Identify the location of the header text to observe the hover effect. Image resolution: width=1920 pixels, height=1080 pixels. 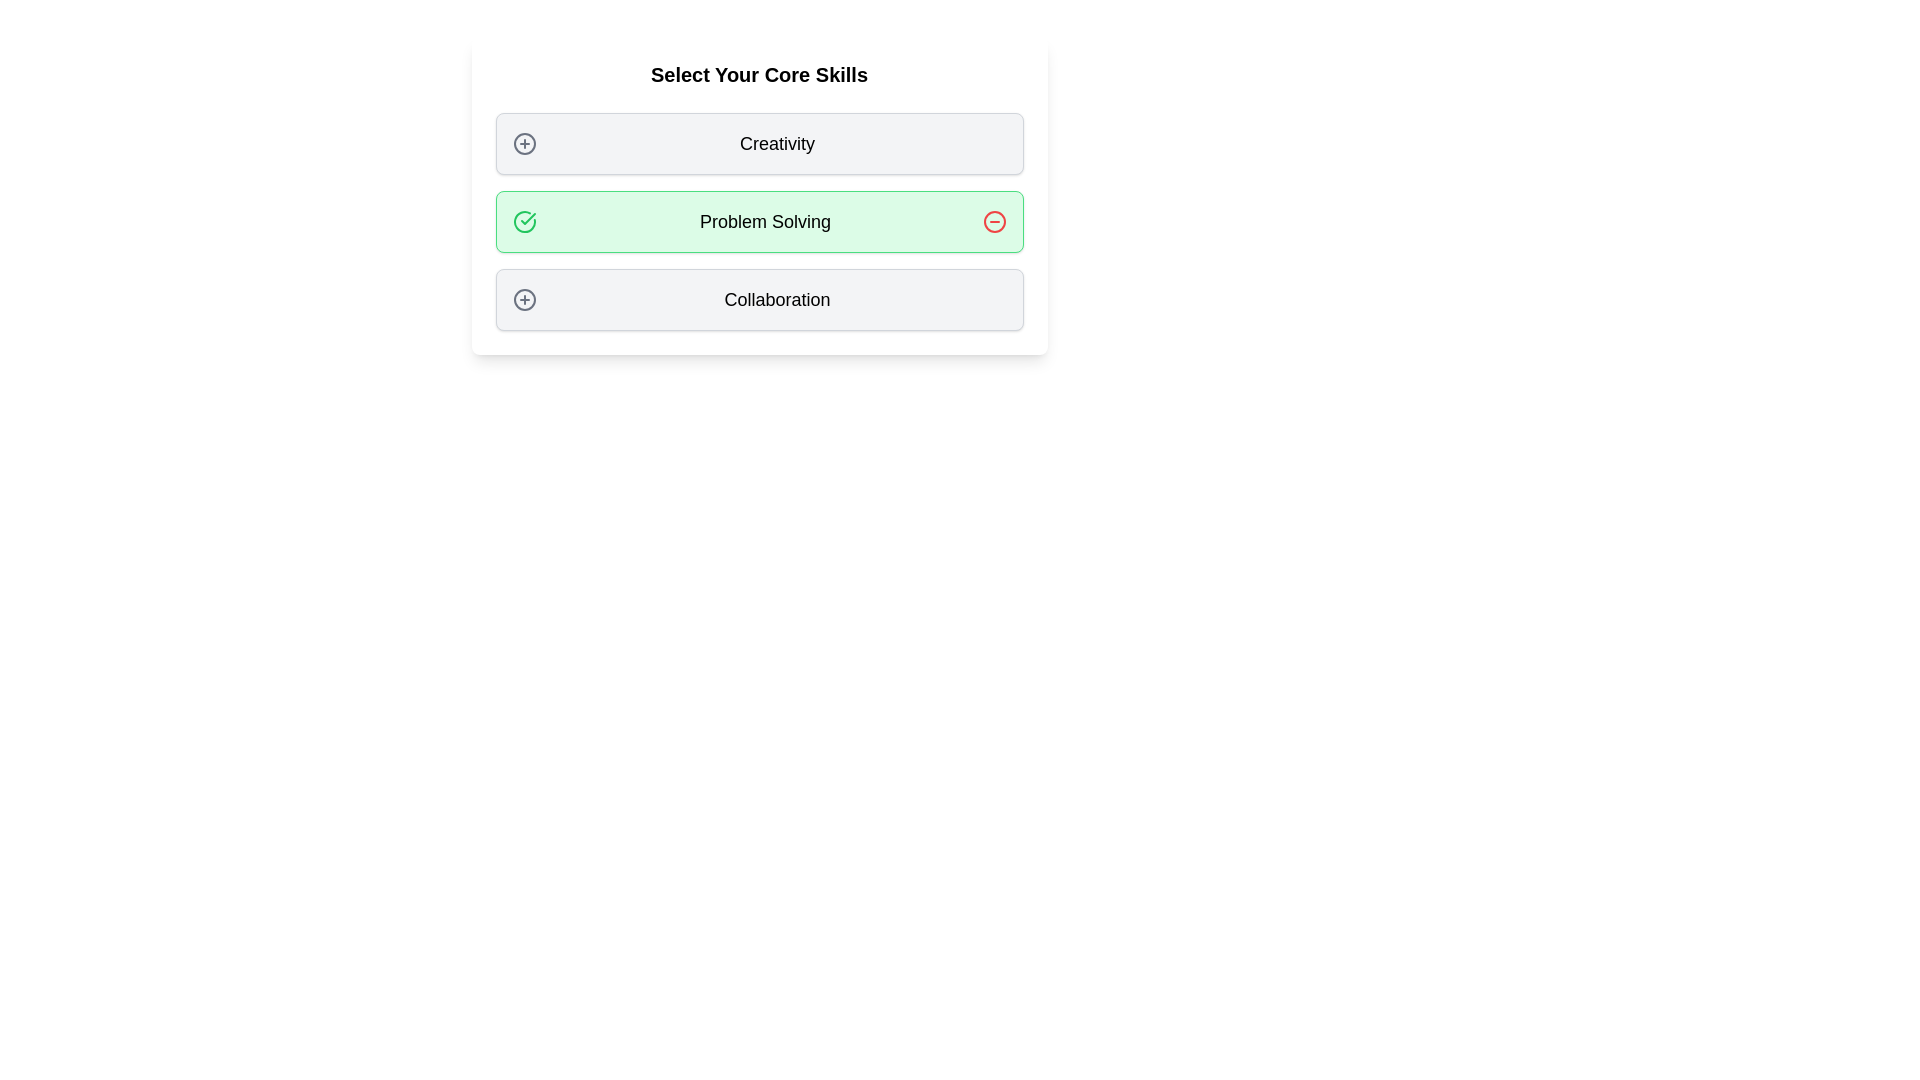
(758, 73).